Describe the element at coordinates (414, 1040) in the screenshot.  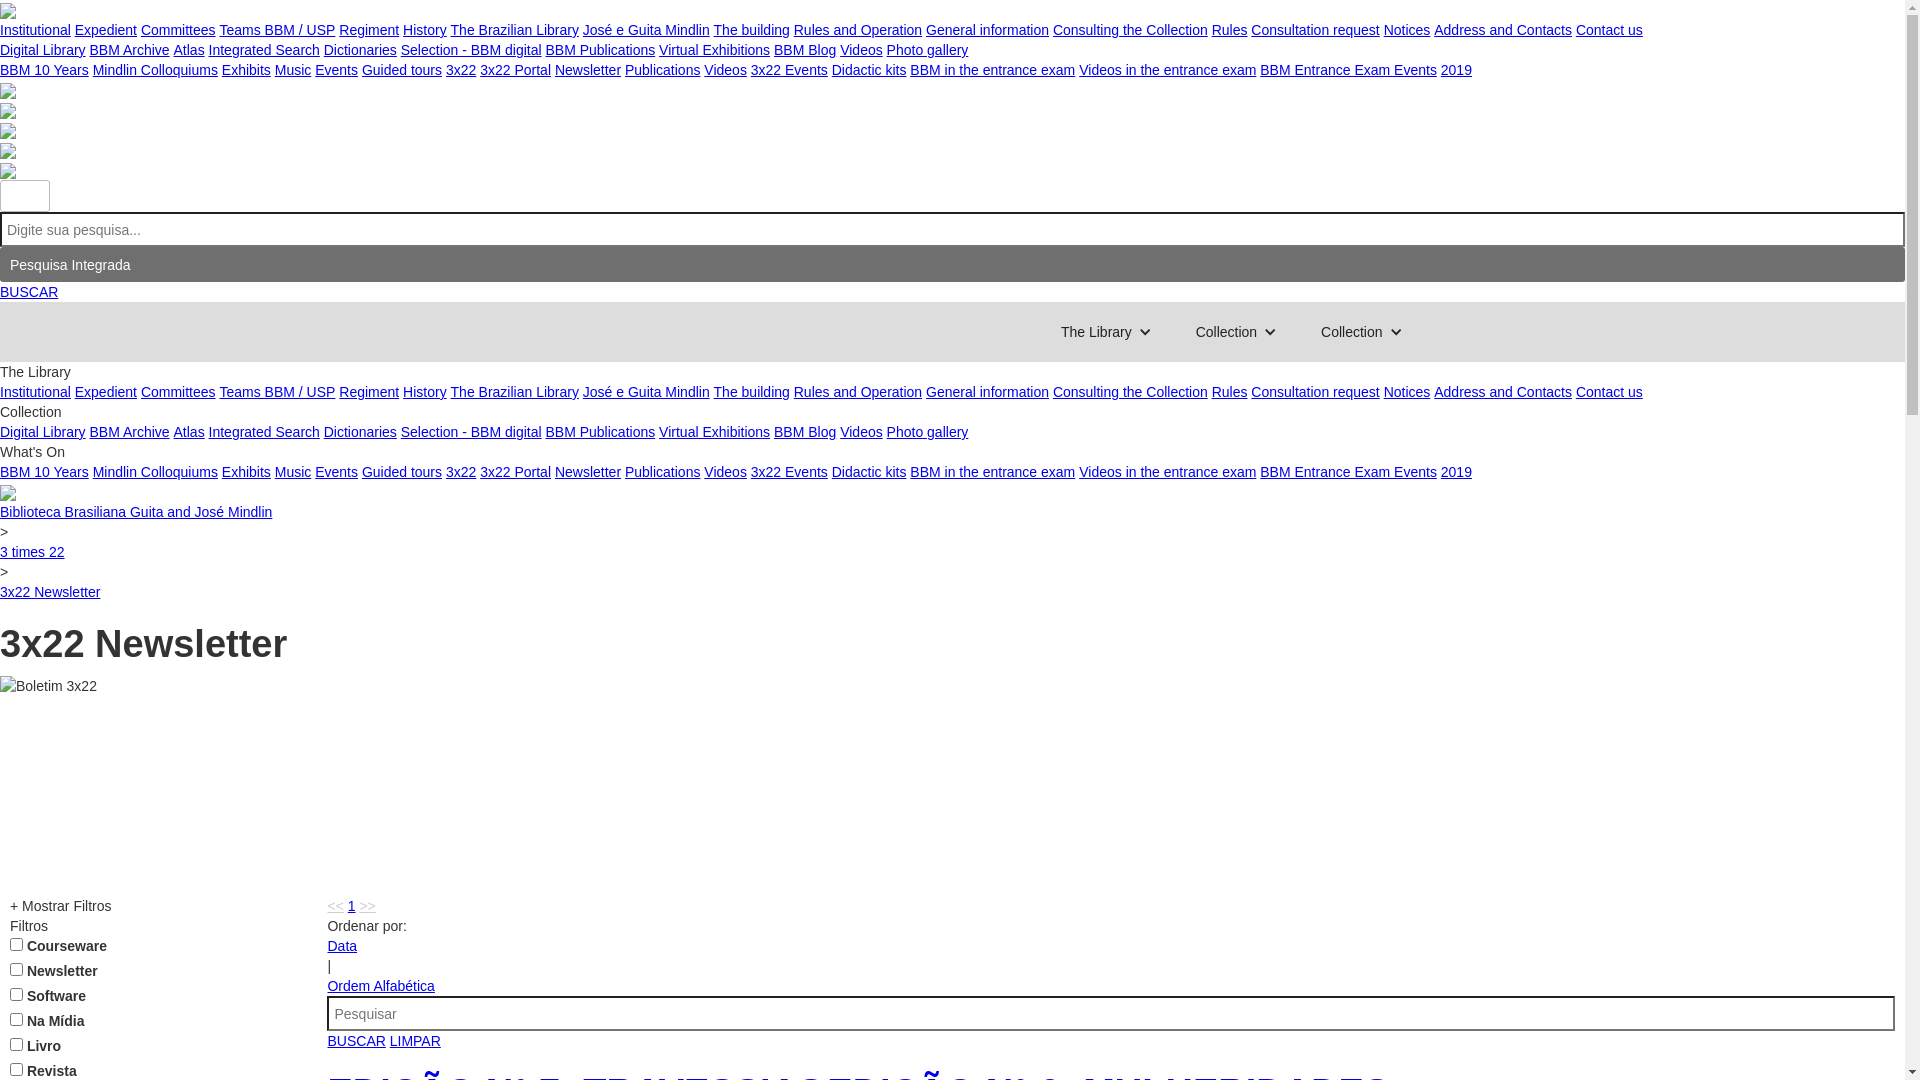
I see `'LIMPAR'` at that location.